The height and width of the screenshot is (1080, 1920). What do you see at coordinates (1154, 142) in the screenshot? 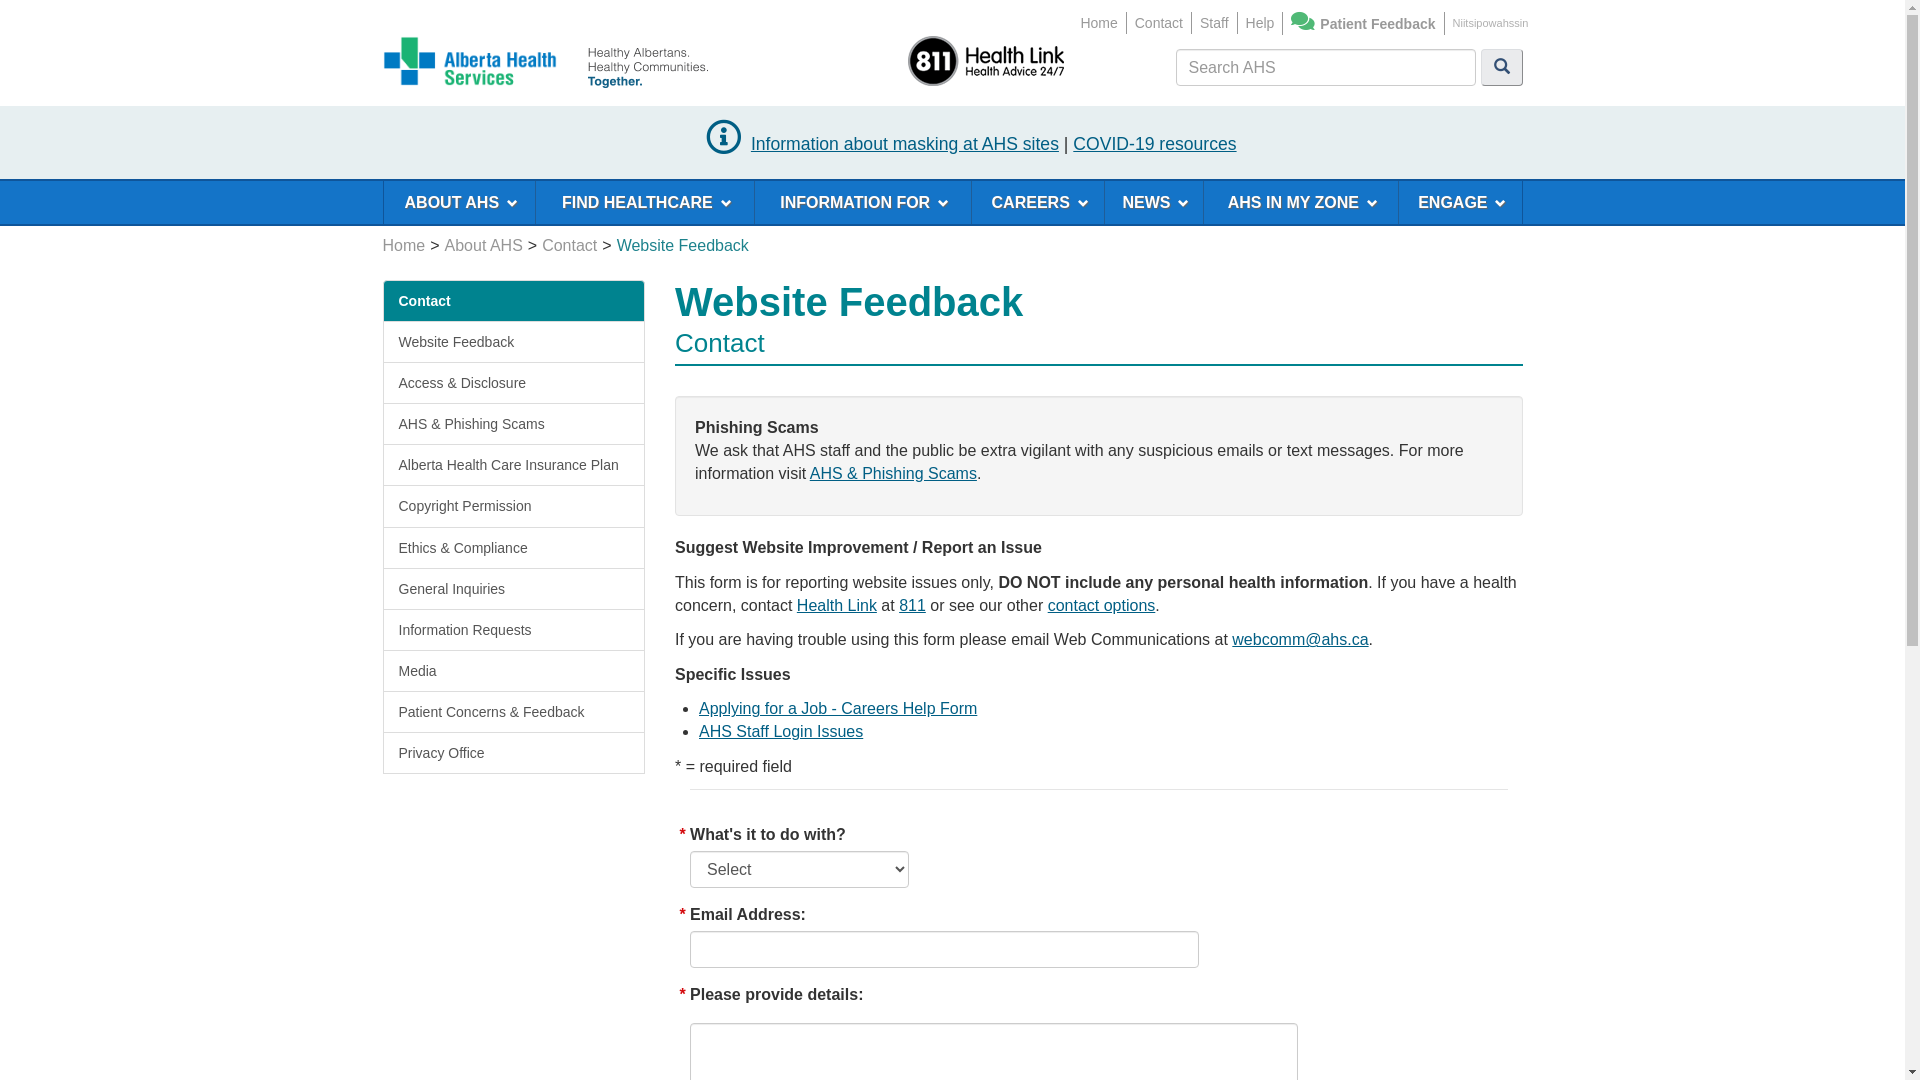
I see `'COVID-19 resources'` at bounding box center [1154, 142].